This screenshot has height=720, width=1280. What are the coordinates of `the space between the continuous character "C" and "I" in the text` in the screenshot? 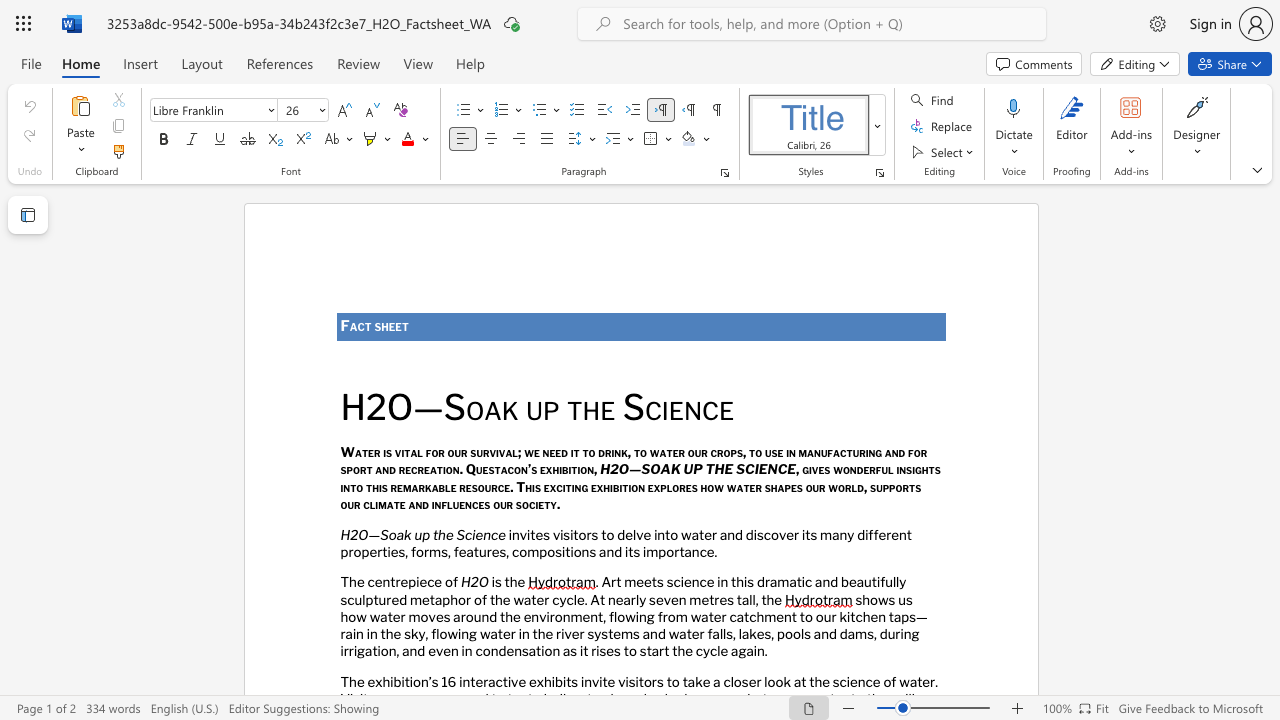 It's located at (752, 469).